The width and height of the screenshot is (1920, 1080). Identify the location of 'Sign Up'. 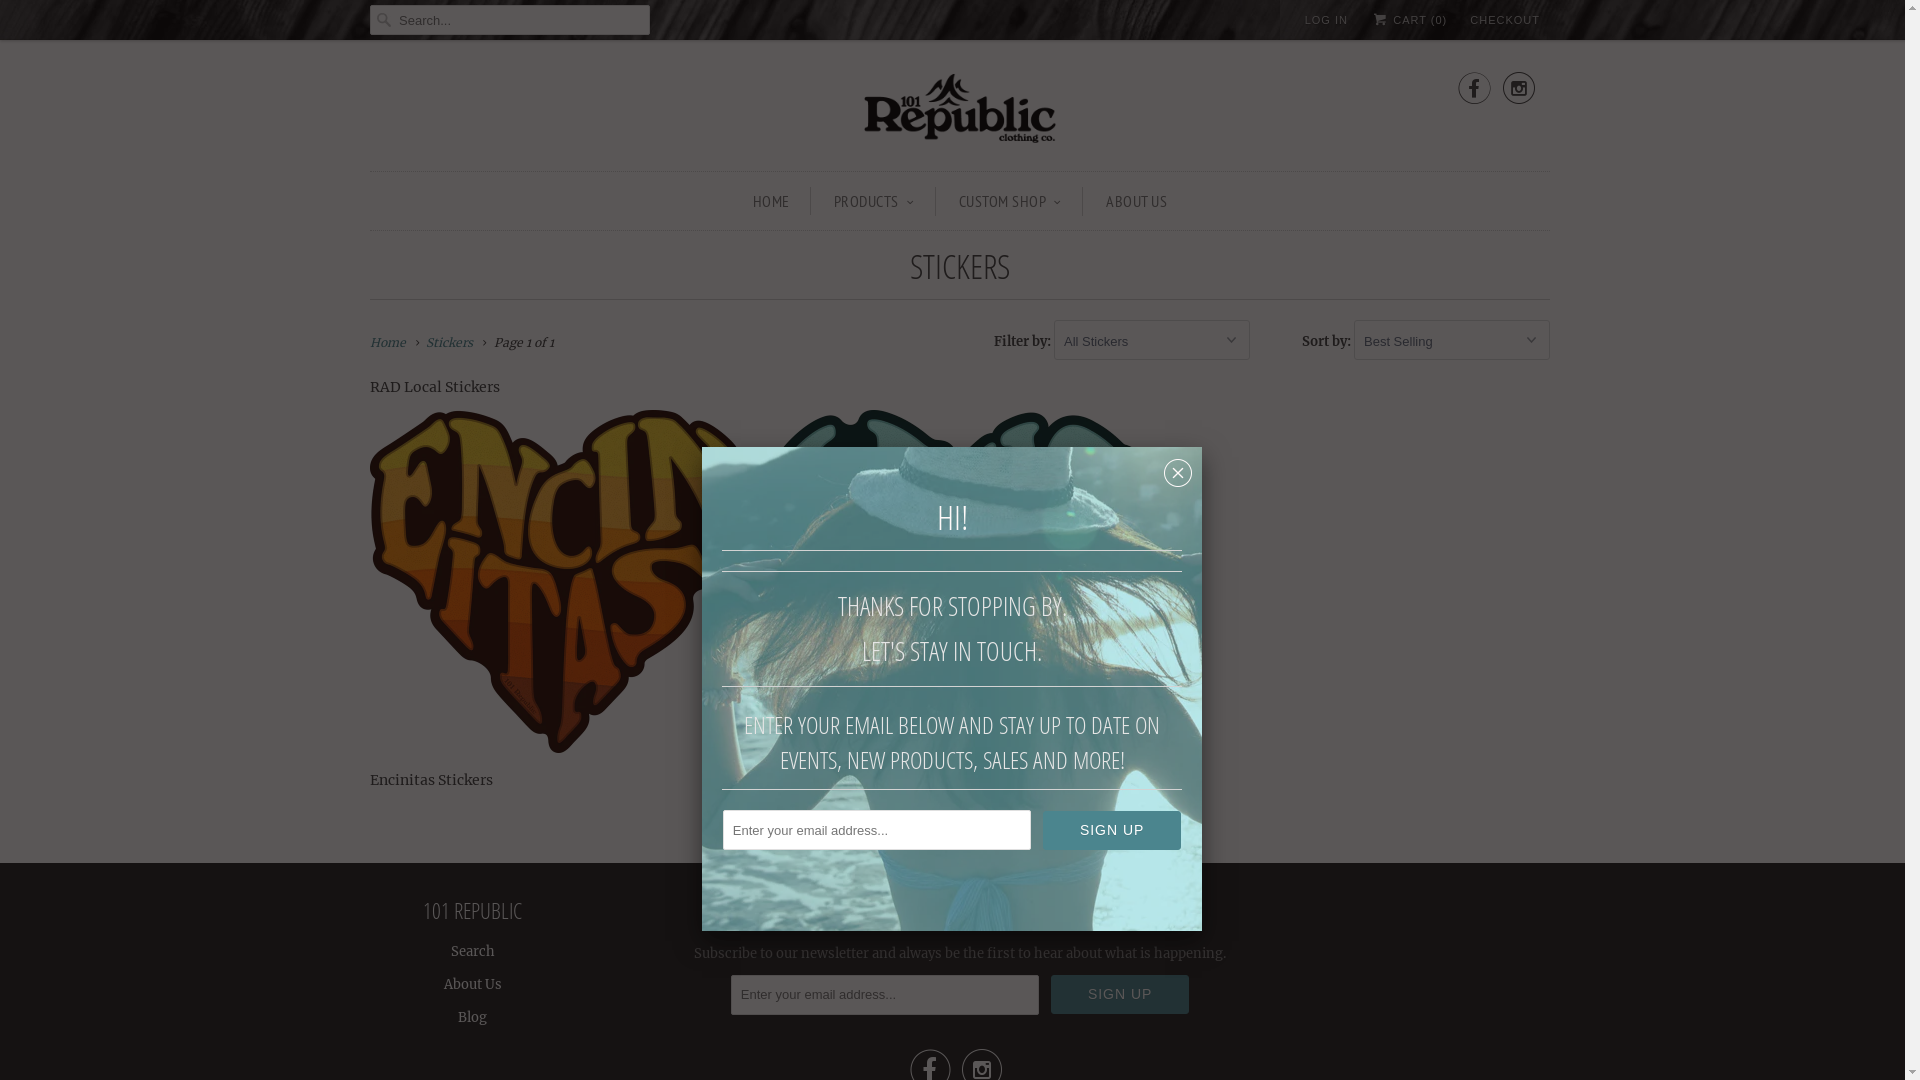
(1041, 830).